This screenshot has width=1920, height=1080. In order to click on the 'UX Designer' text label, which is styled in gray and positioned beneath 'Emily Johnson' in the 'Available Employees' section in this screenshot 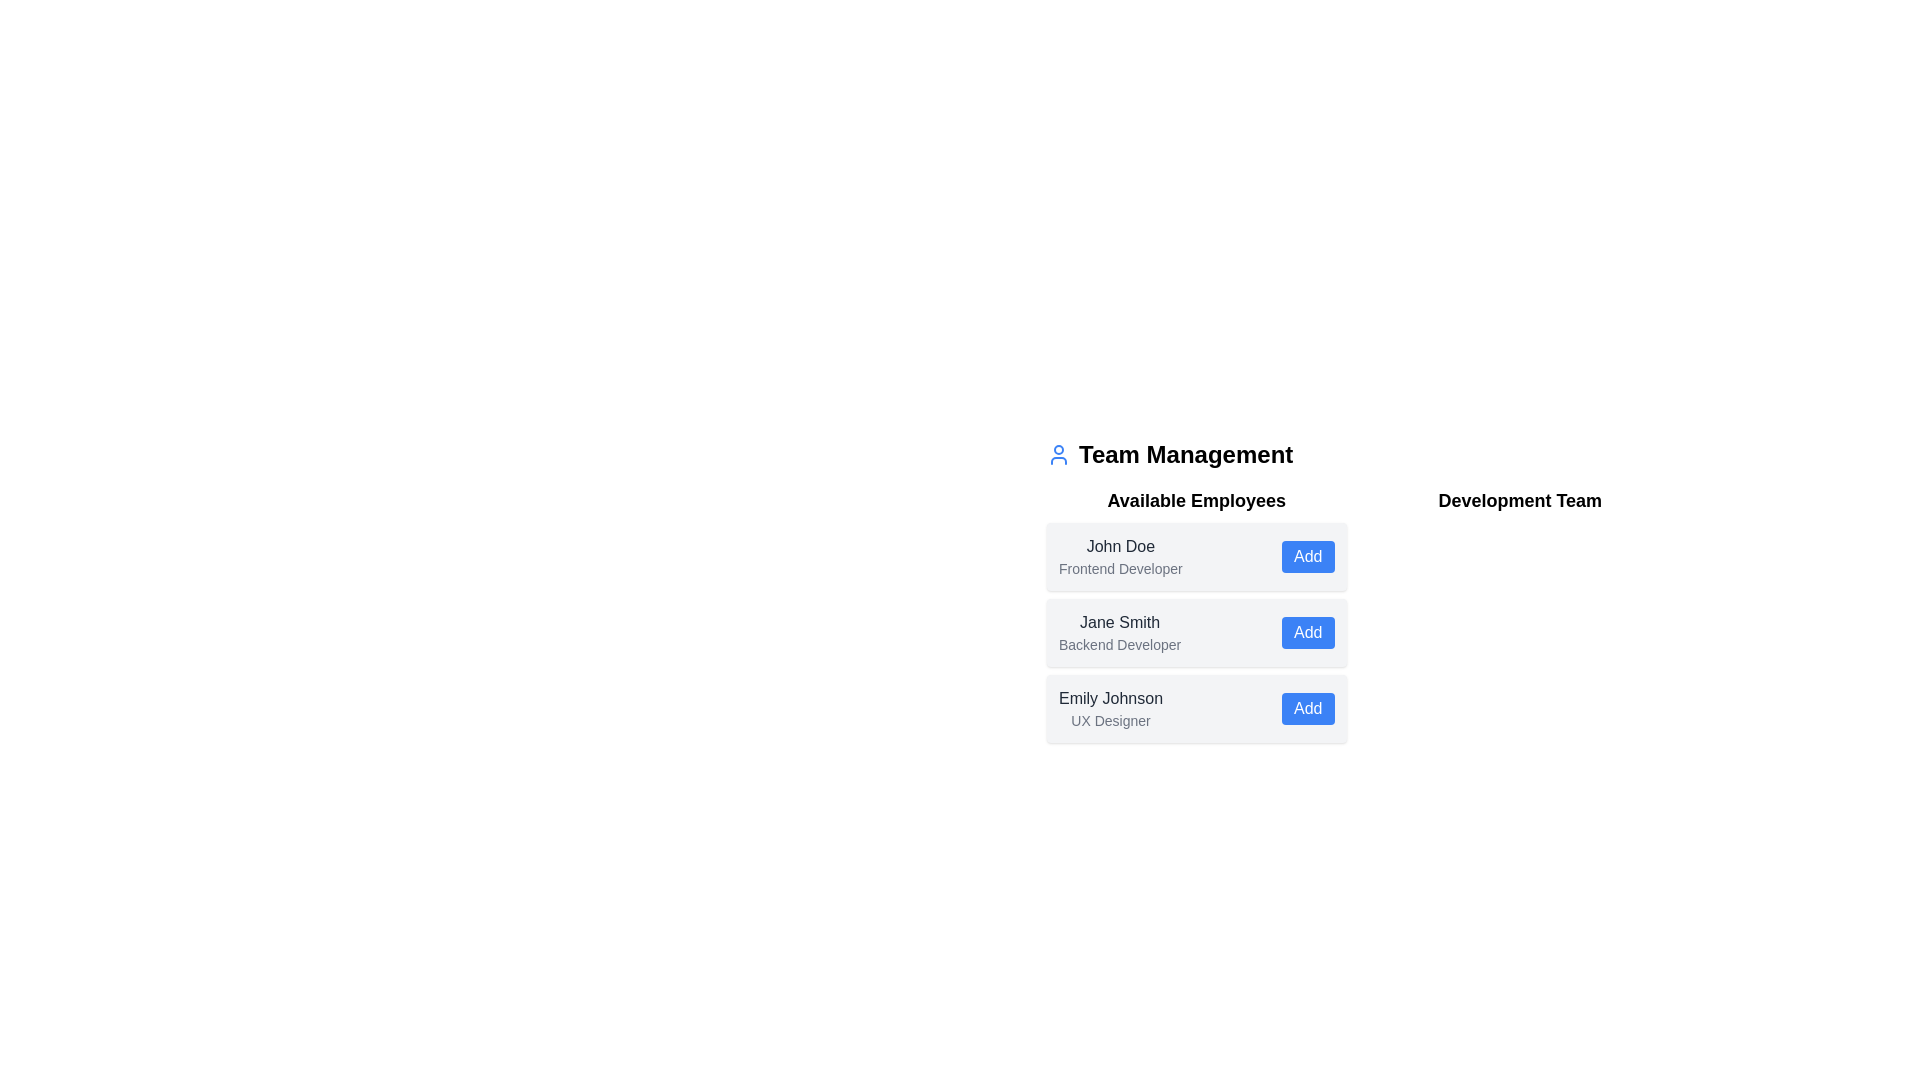, I will do `click(1110, 721)`.